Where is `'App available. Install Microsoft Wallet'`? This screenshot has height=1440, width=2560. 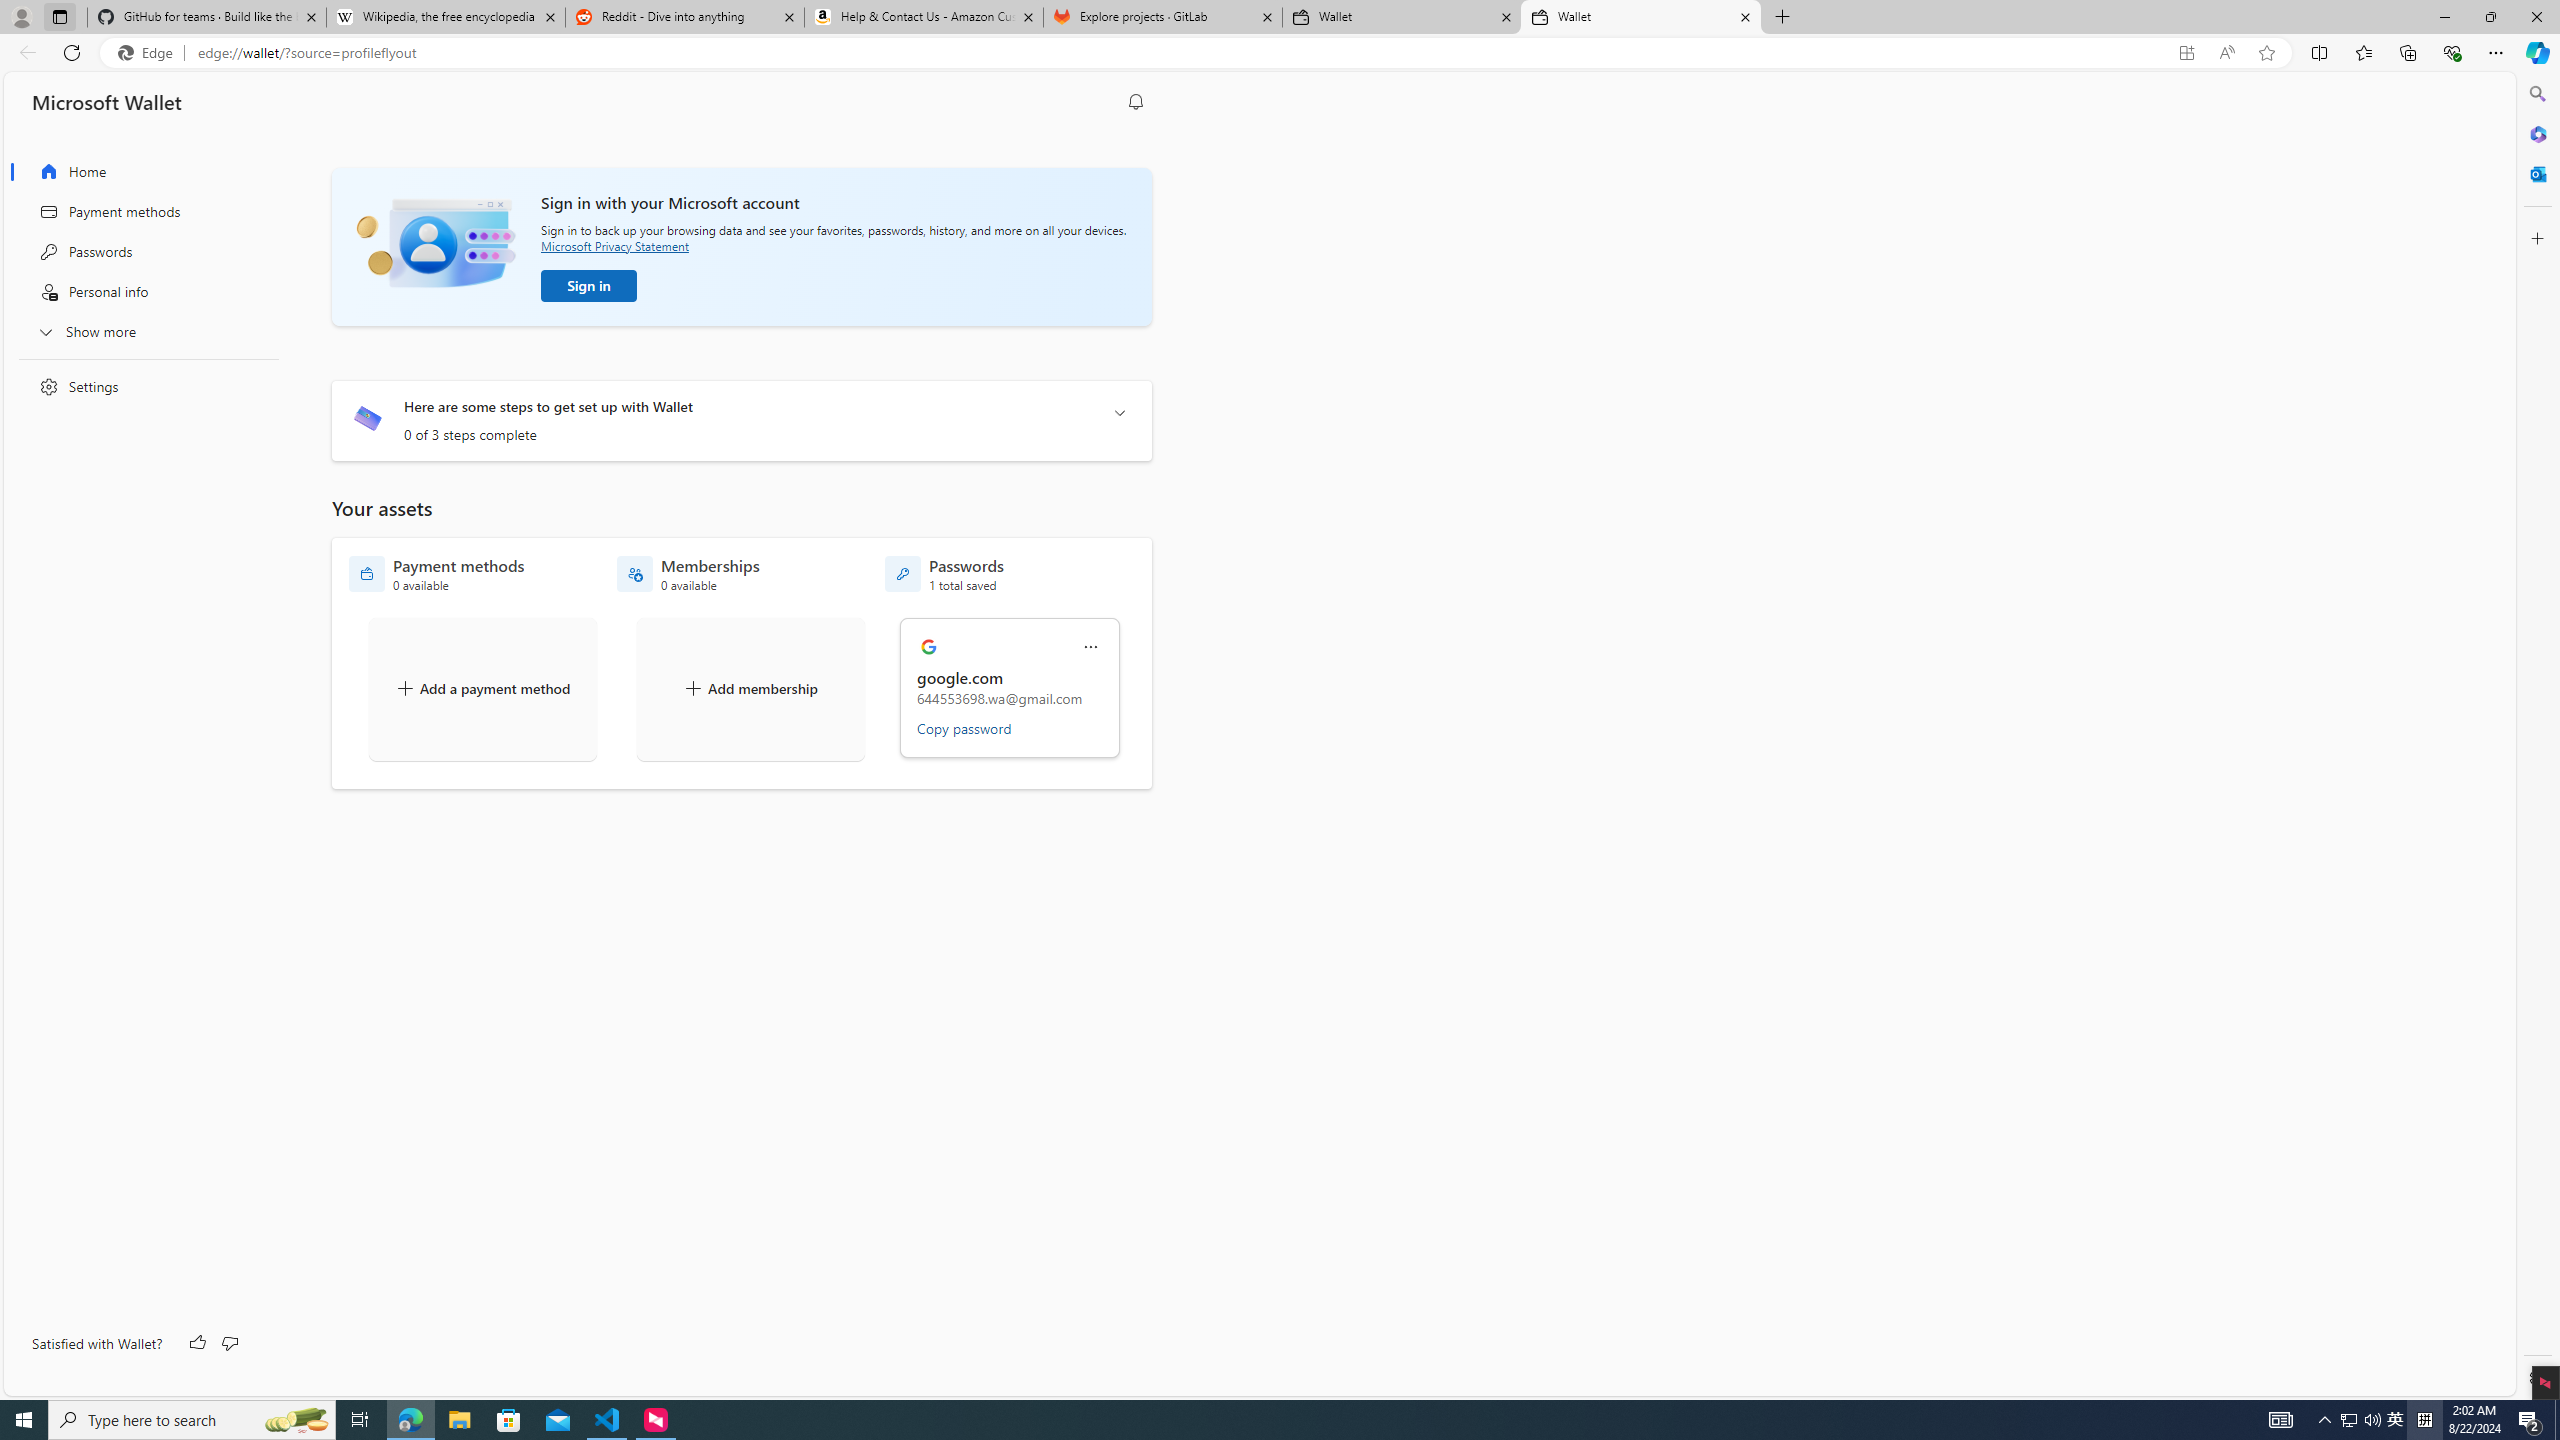
'App available. Install Microsoft Wallet' is located at coordinates (2185, 53).